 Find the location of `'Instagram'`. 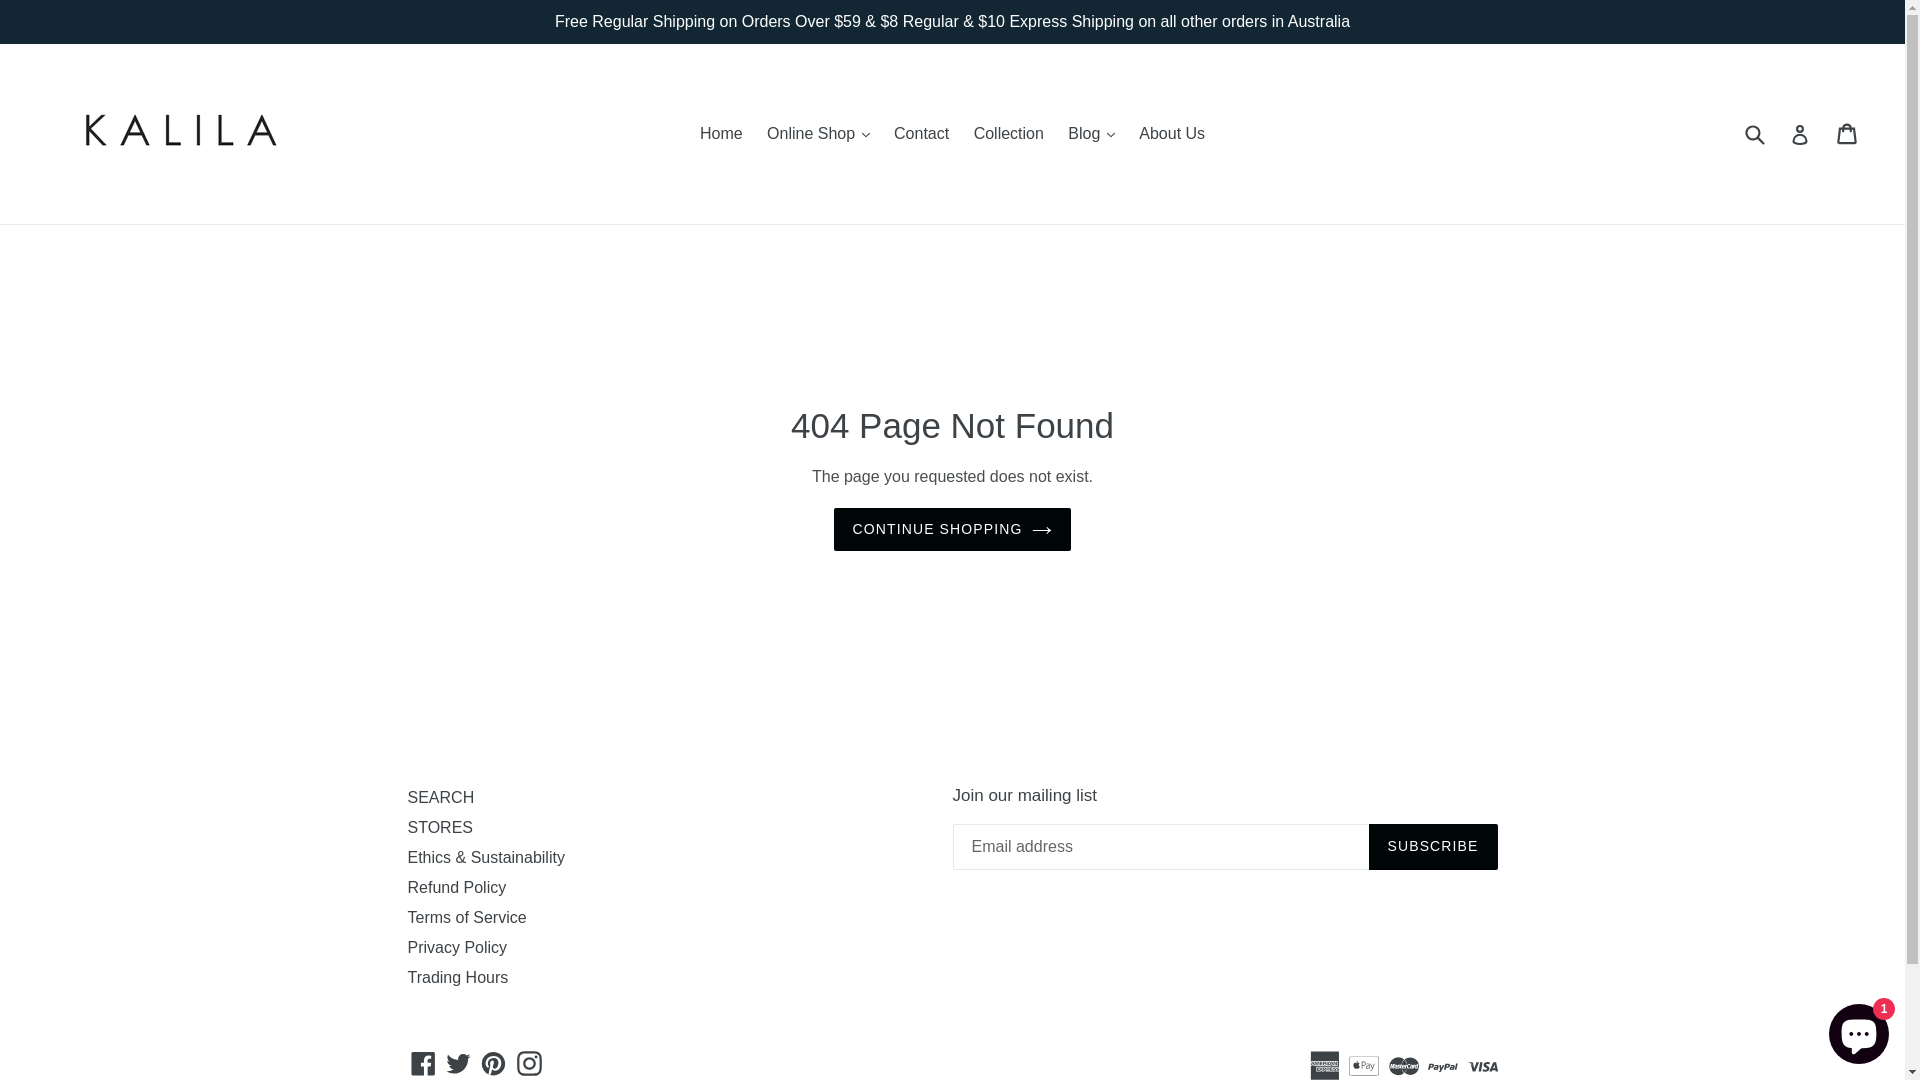

'Instagram' is located at coordinates (529, 1062).